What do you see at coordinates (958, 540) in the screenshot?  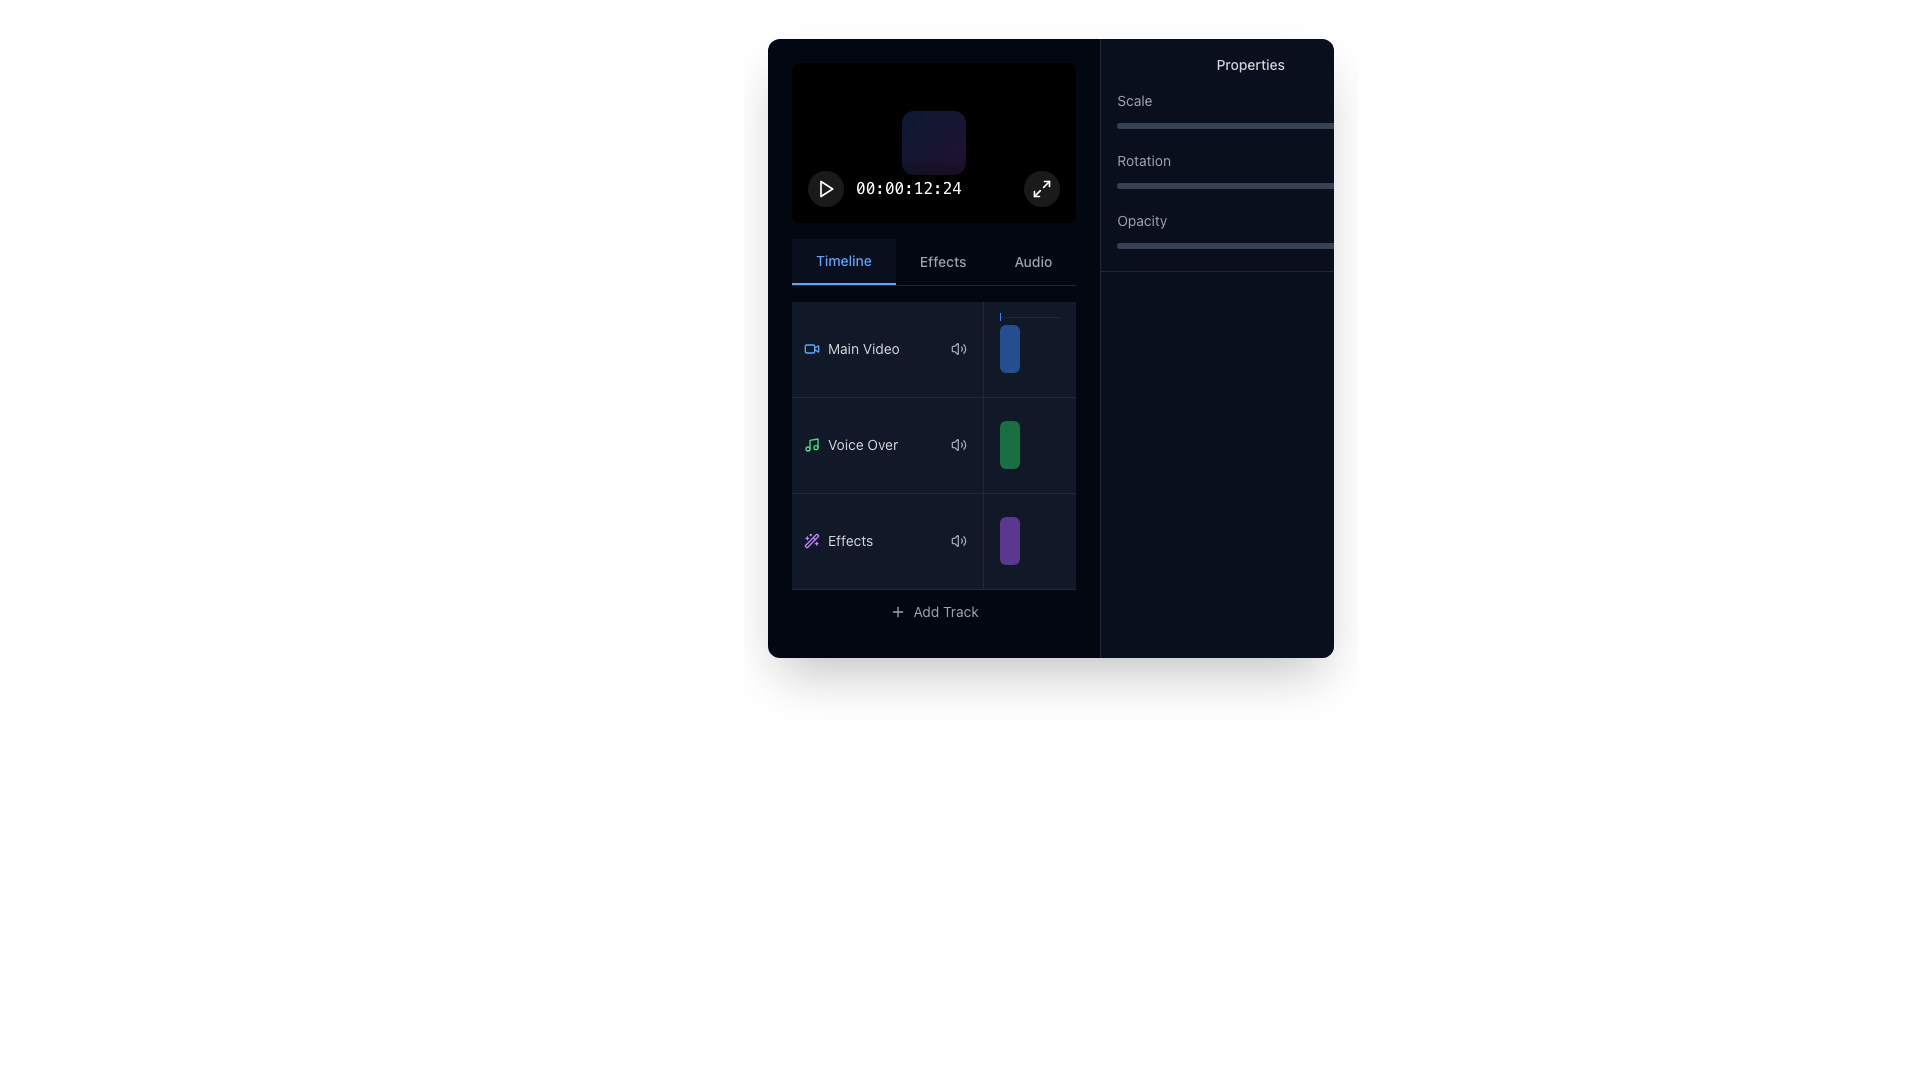 I see `the sound toggle icon located under the 'Effects' row` at bounding box center [958, 540].